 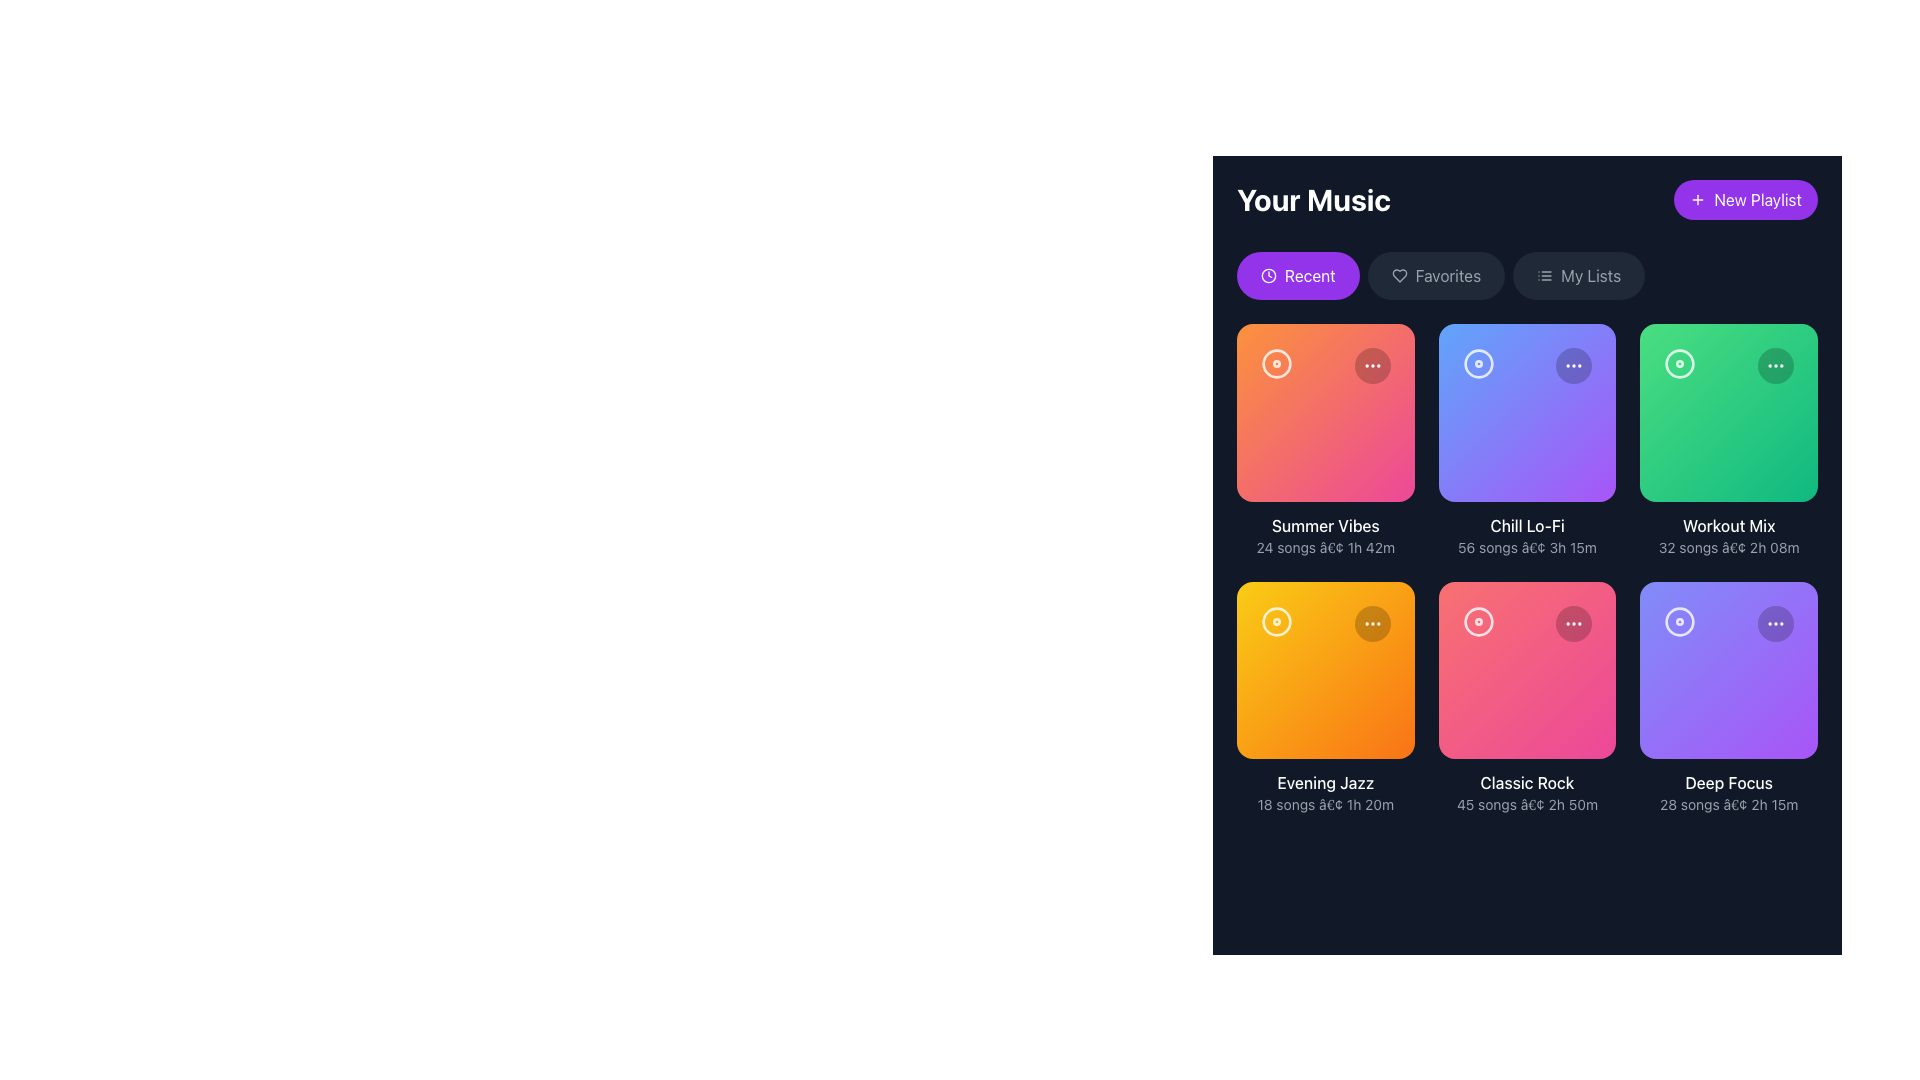 What do you see at coordinates (1526, 792) in the screenshot?
I see `information displayed in the text component of the 'Classic Rock' playlist card located in the lower middle position of the three-by-two grid in the 'Your Music' section` at bounding box center [1526, 792].